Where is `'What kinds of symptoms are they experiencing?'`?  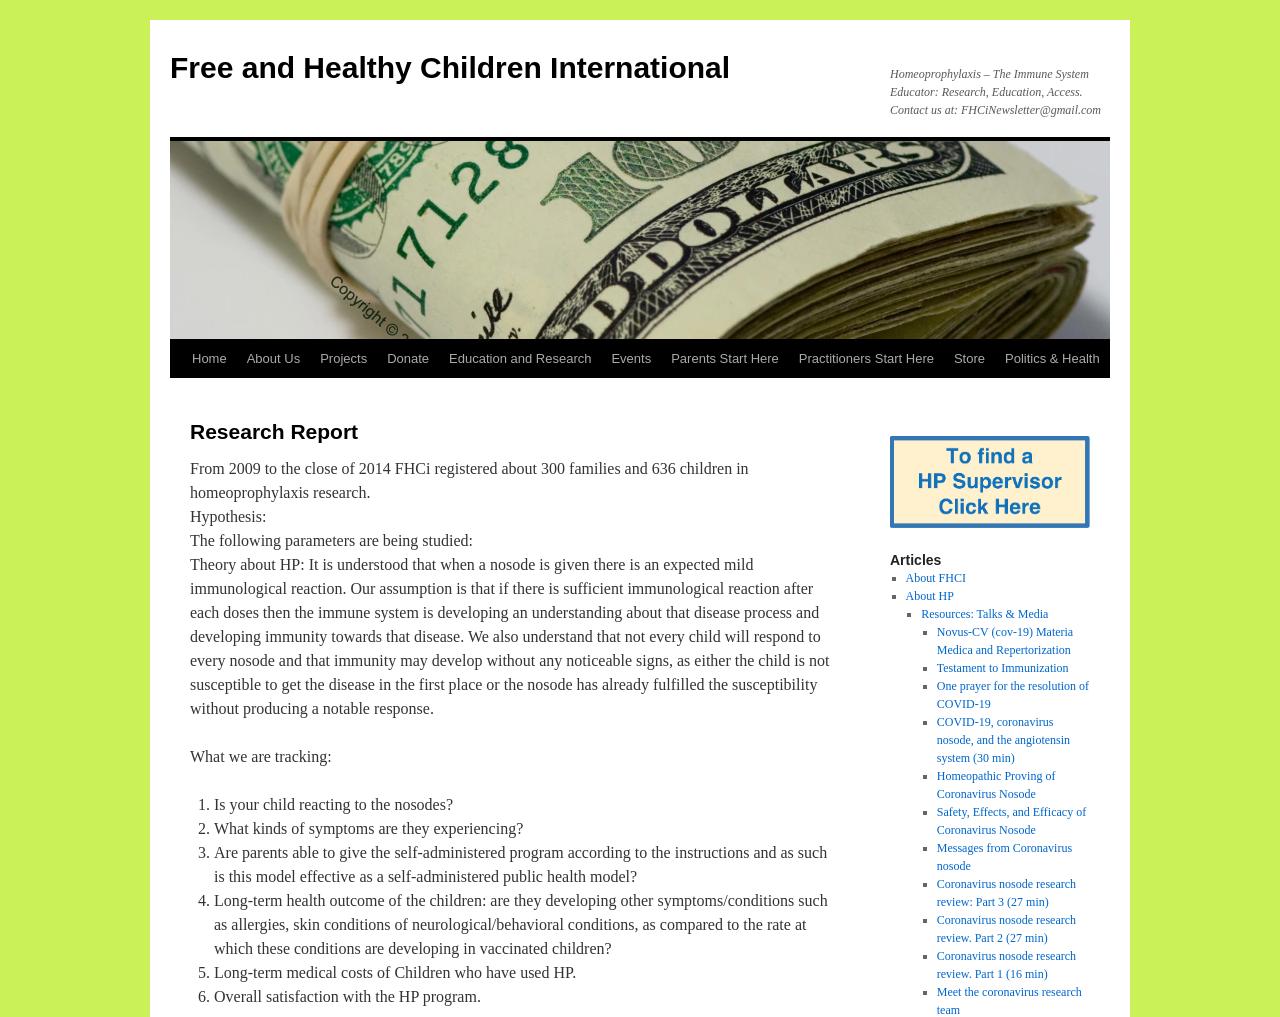
'What kinds of symptoms are they experiencing?' is located at coordinates (214, 827).